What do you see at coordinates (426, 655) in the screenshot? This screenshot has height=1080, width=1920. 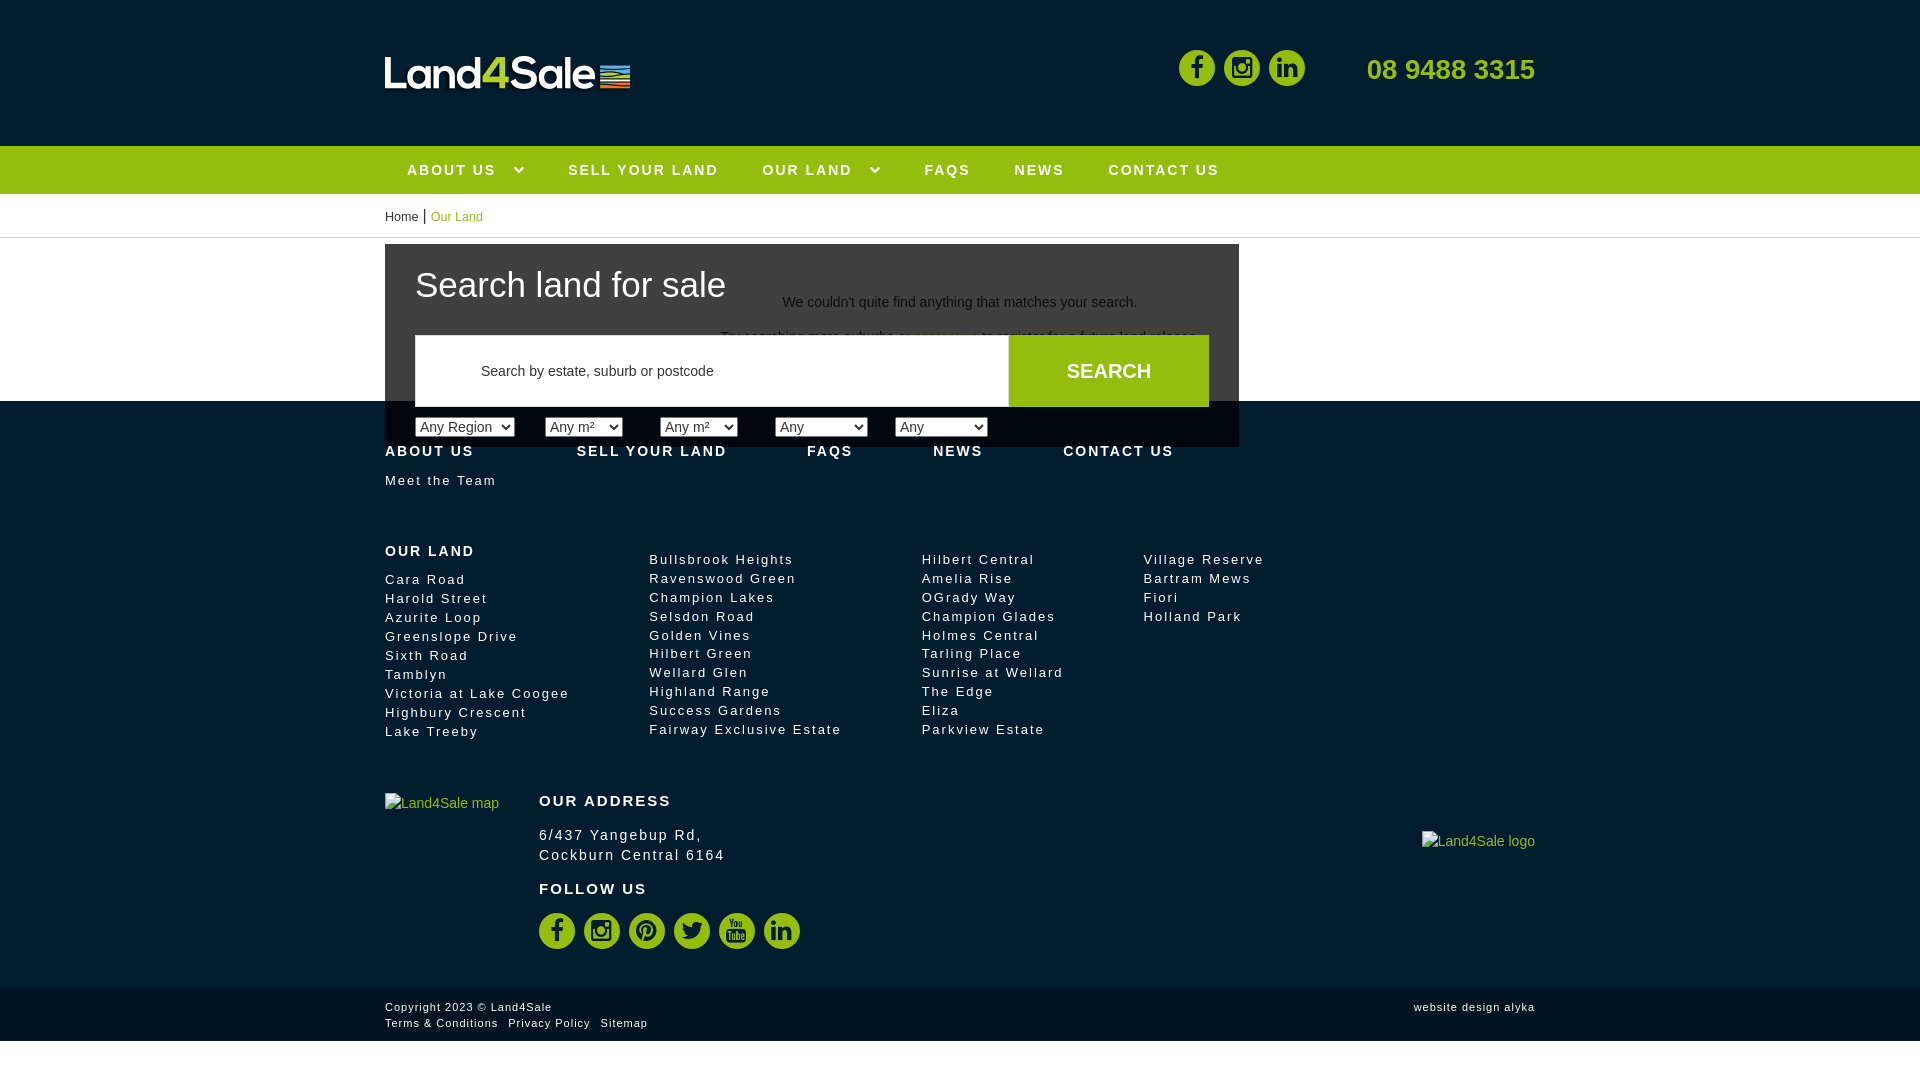 I see `'Sixth Road'` at bounding box center [426, 655].